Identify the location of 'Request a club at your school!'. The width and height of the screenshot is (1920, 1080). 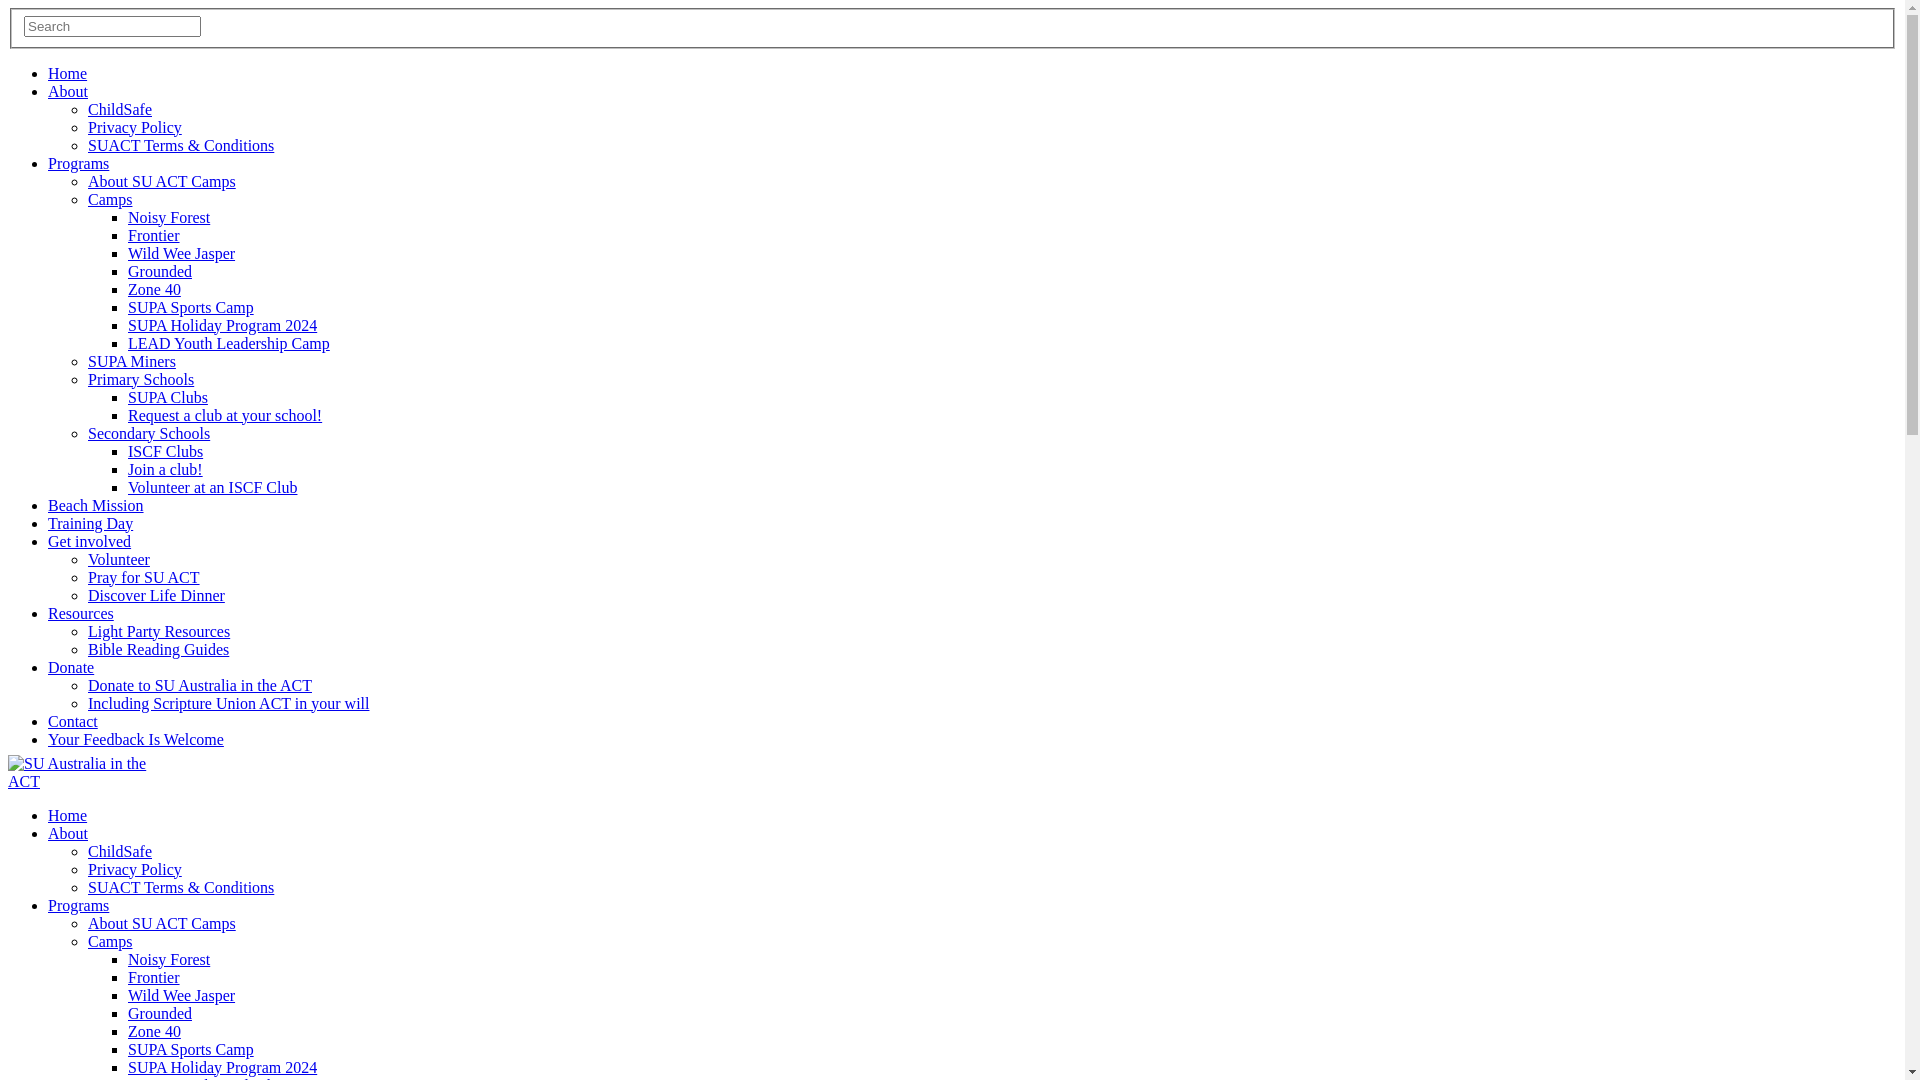
(127, 414).